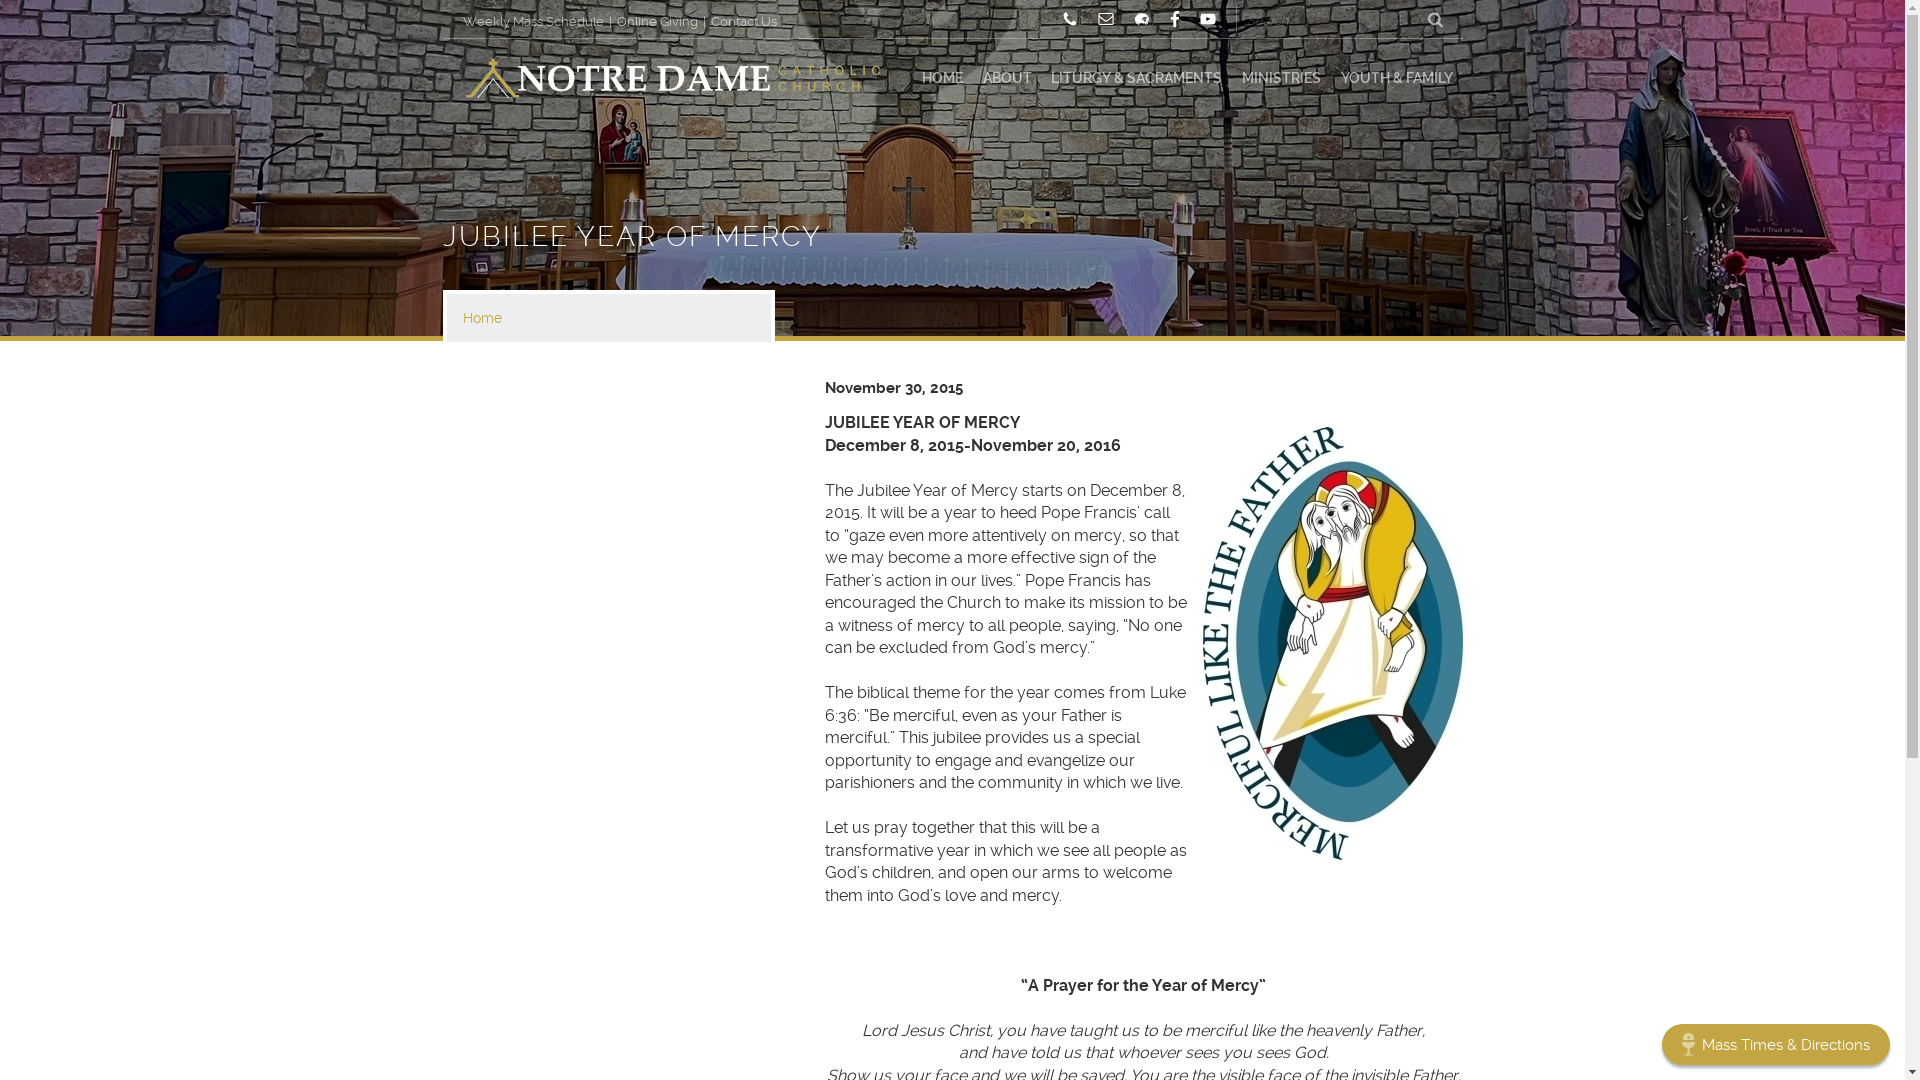 The width and height of the screenshot is (1920, 1080). Describe the element at coordinates (1207, 19) in the screenshot. I see `'YouTube'` at that location.